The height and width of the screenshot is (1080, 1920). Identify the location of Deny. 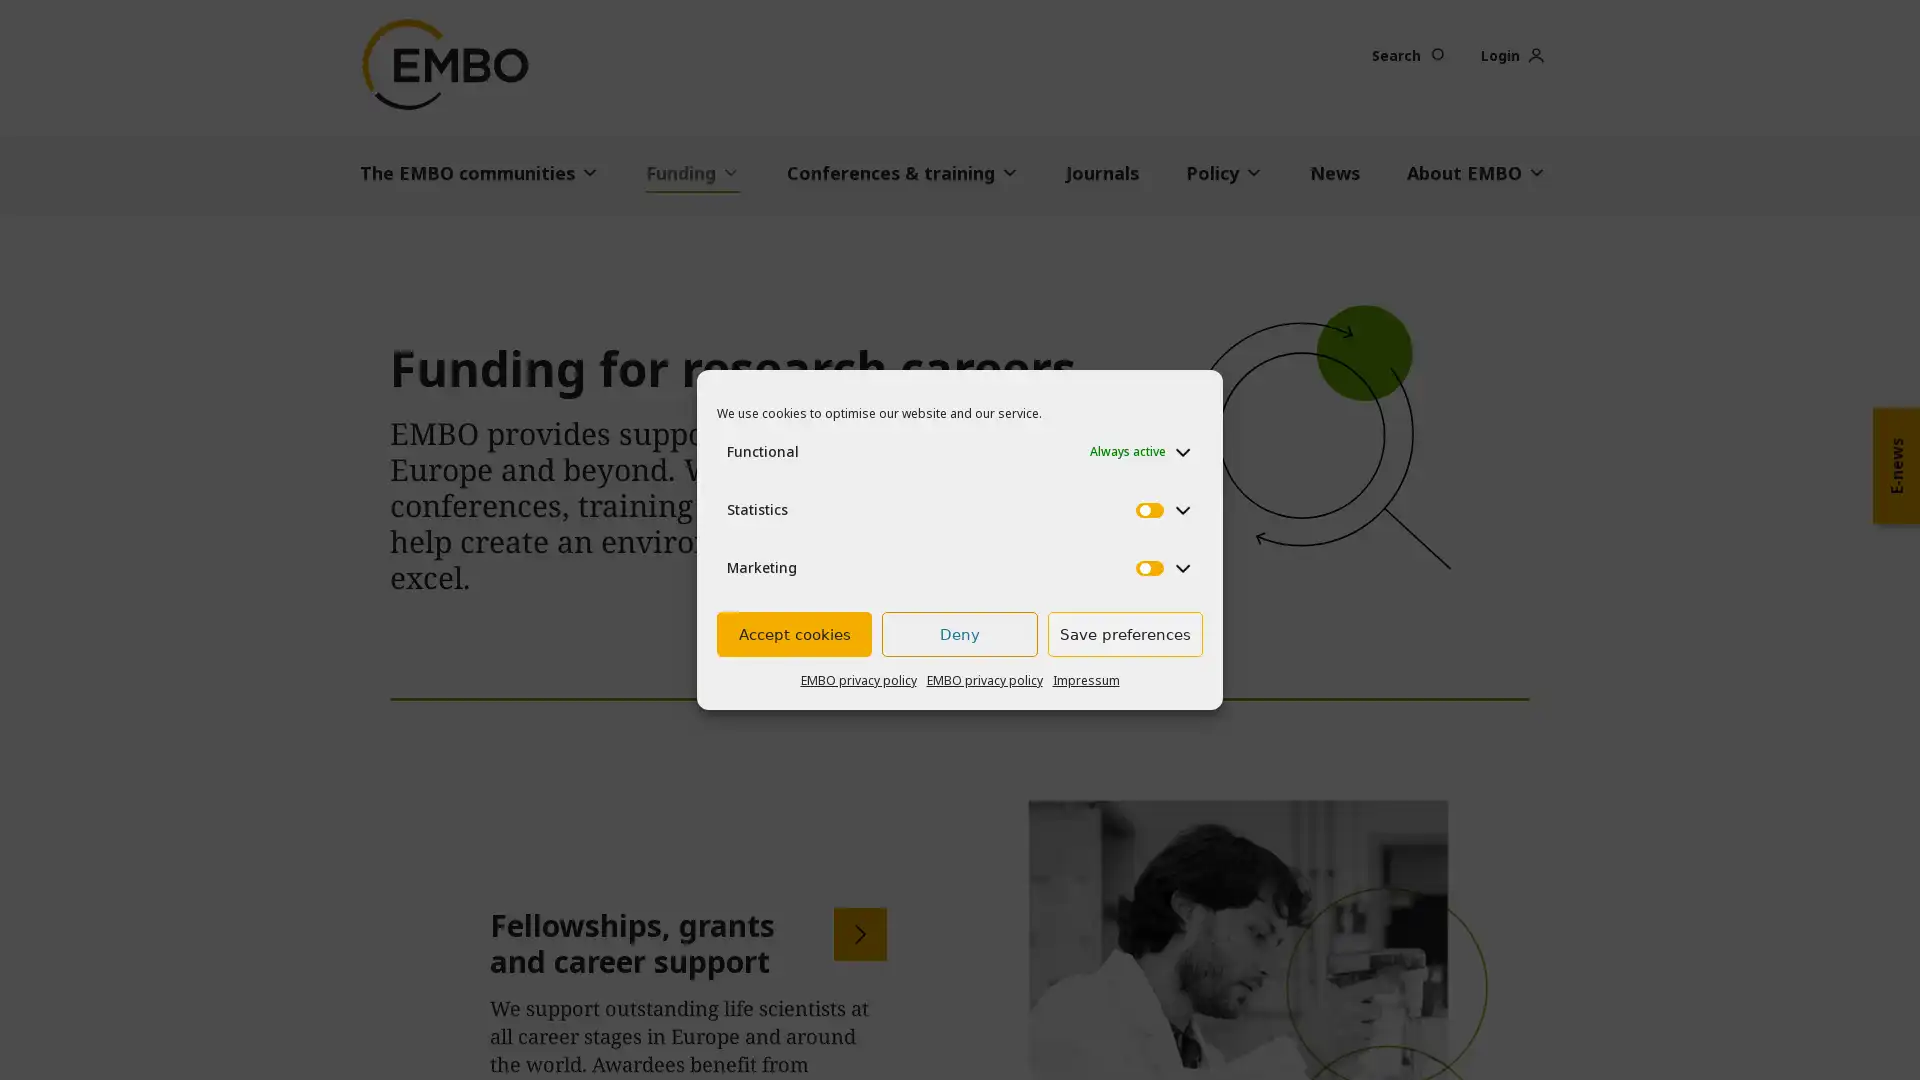
(958, 634).